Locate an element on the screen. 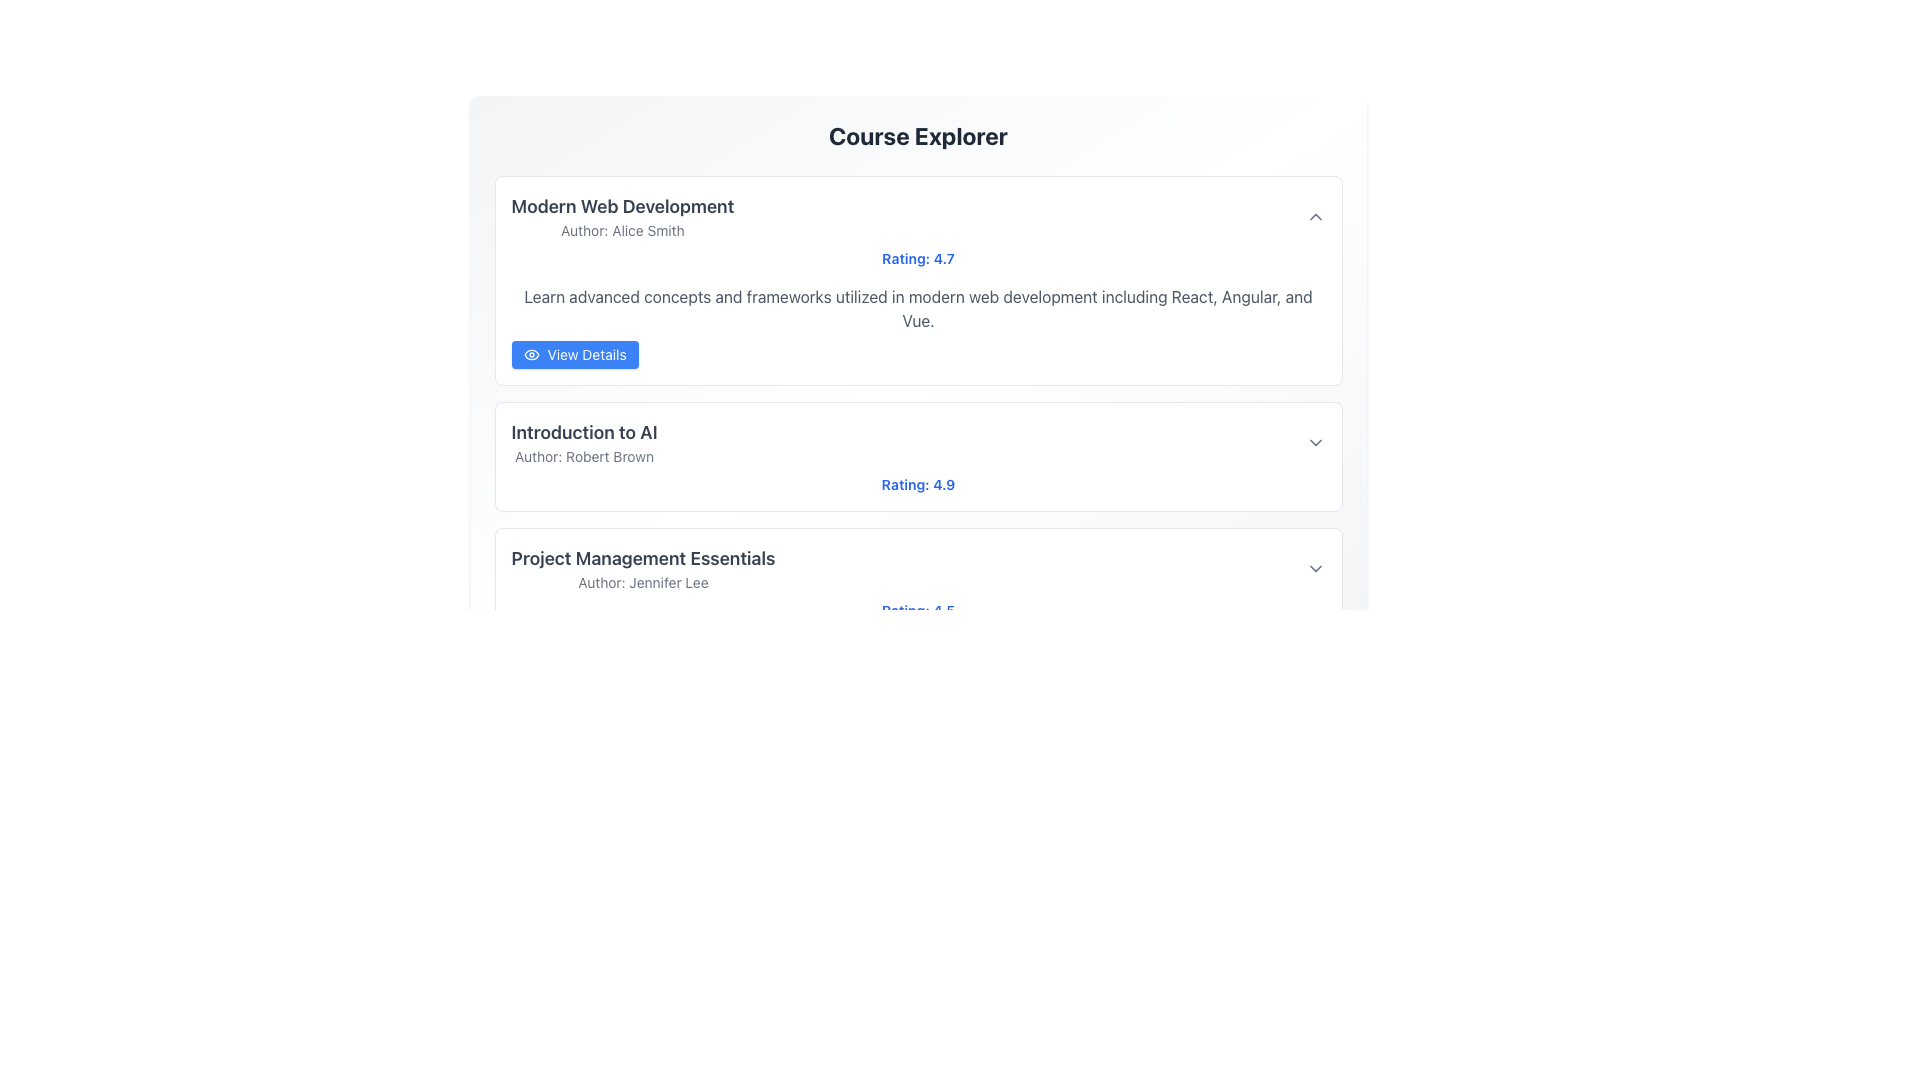  the Text Label displaying information about the author of the course, located below 'Modern Web Development' is located at coordinates (621, 230).